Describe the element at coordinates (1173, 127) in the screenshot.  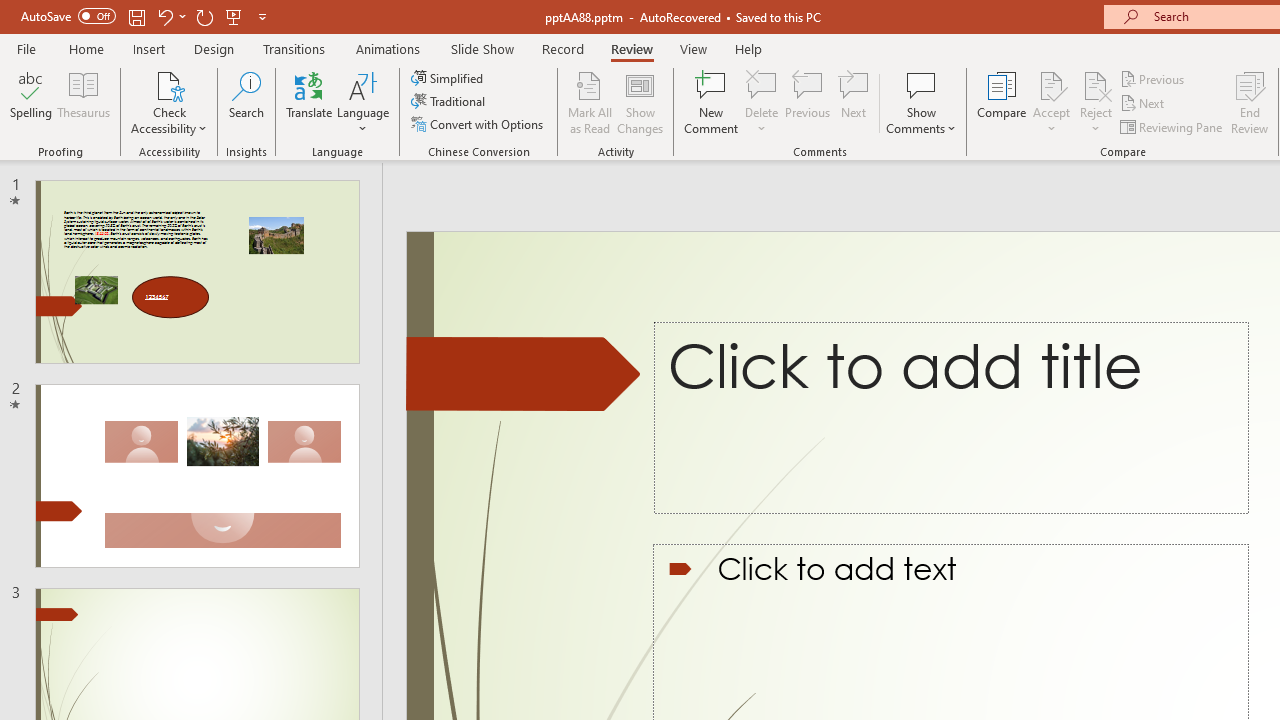
I see `'Reviewing Pane'` at that location.